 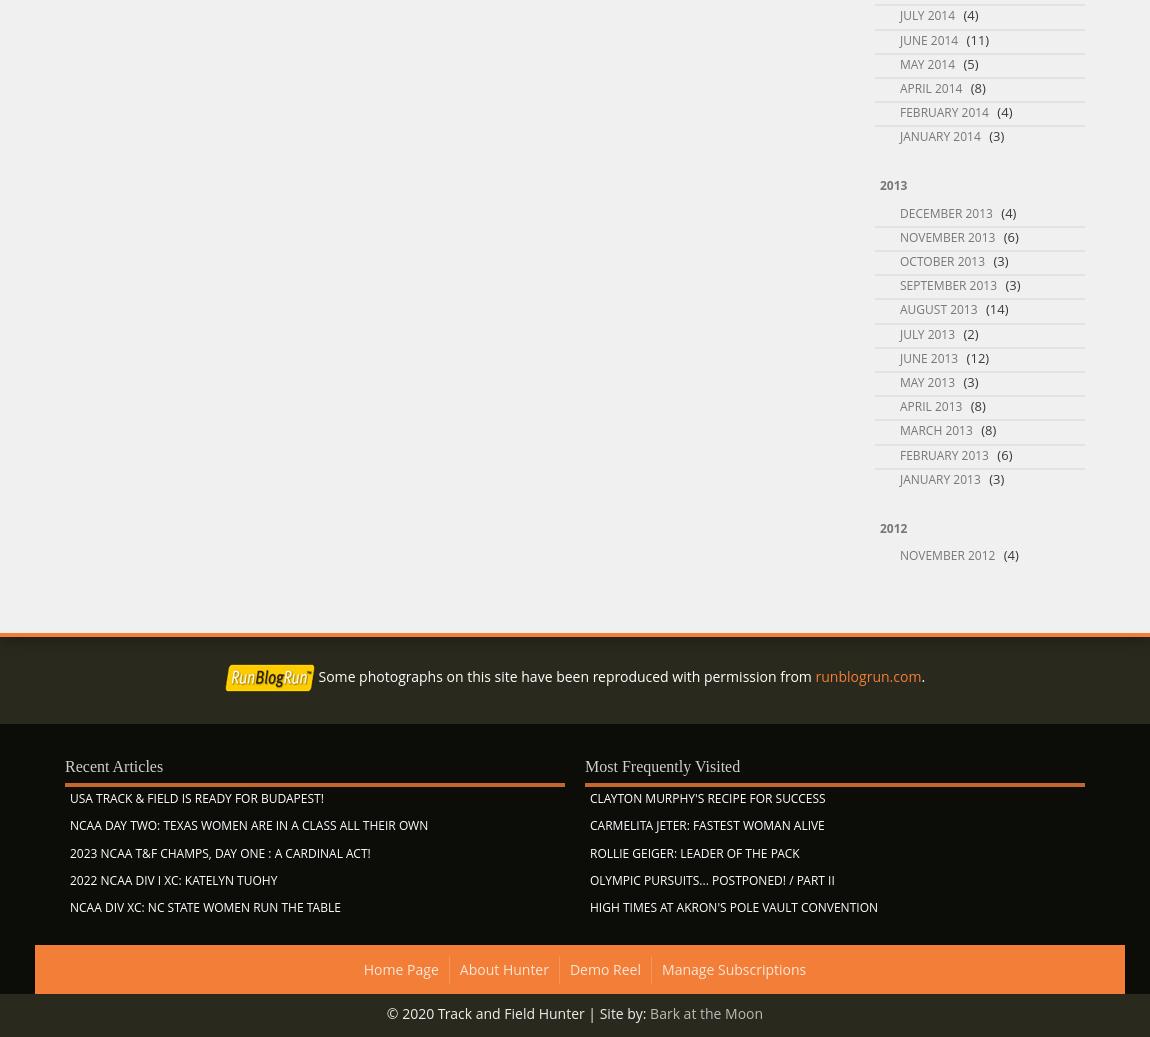 I want to click on 'May 2014', so click(x=927, y=62).